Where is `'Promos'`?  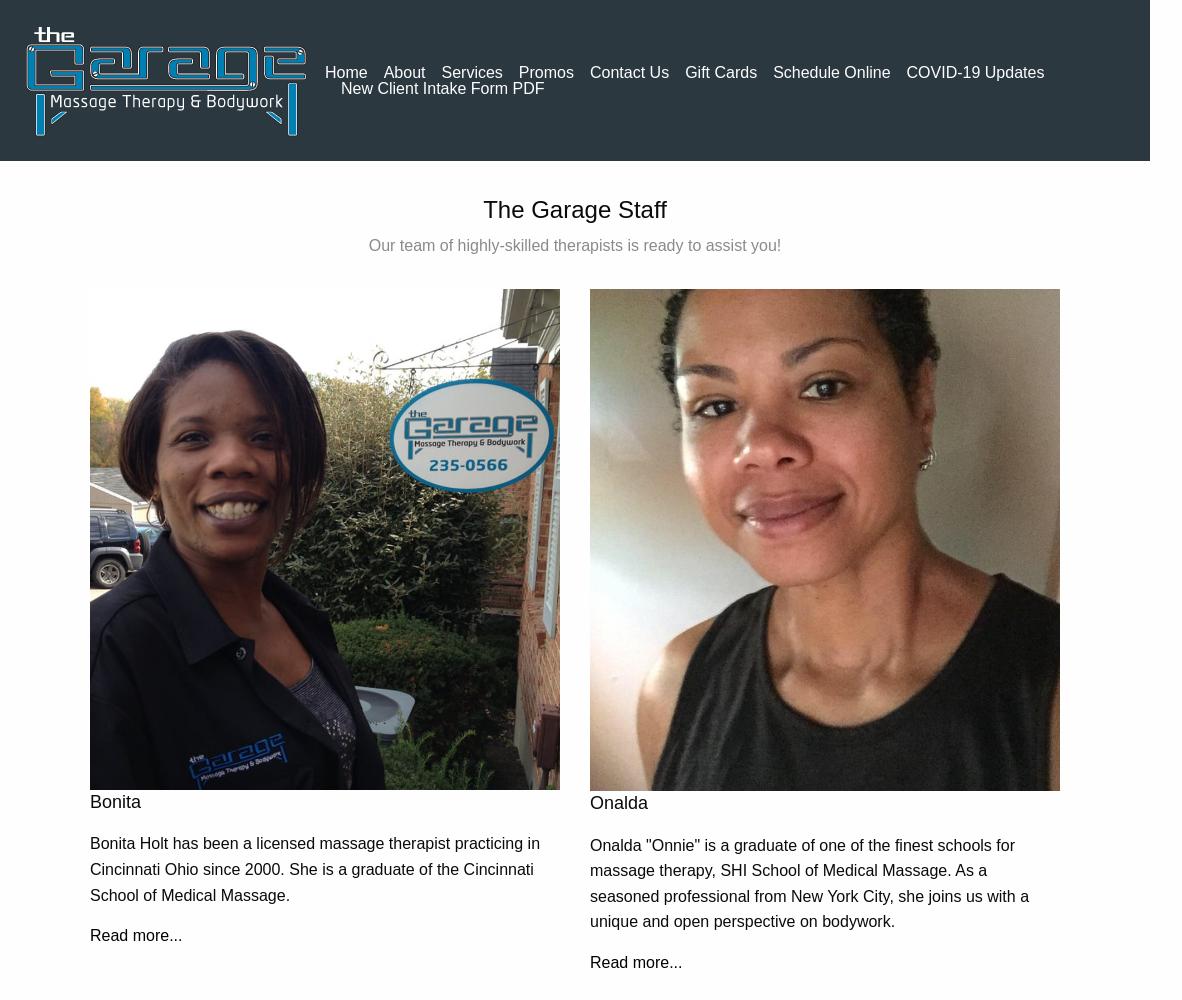
'Promos' is located at coordinates (545, 70).